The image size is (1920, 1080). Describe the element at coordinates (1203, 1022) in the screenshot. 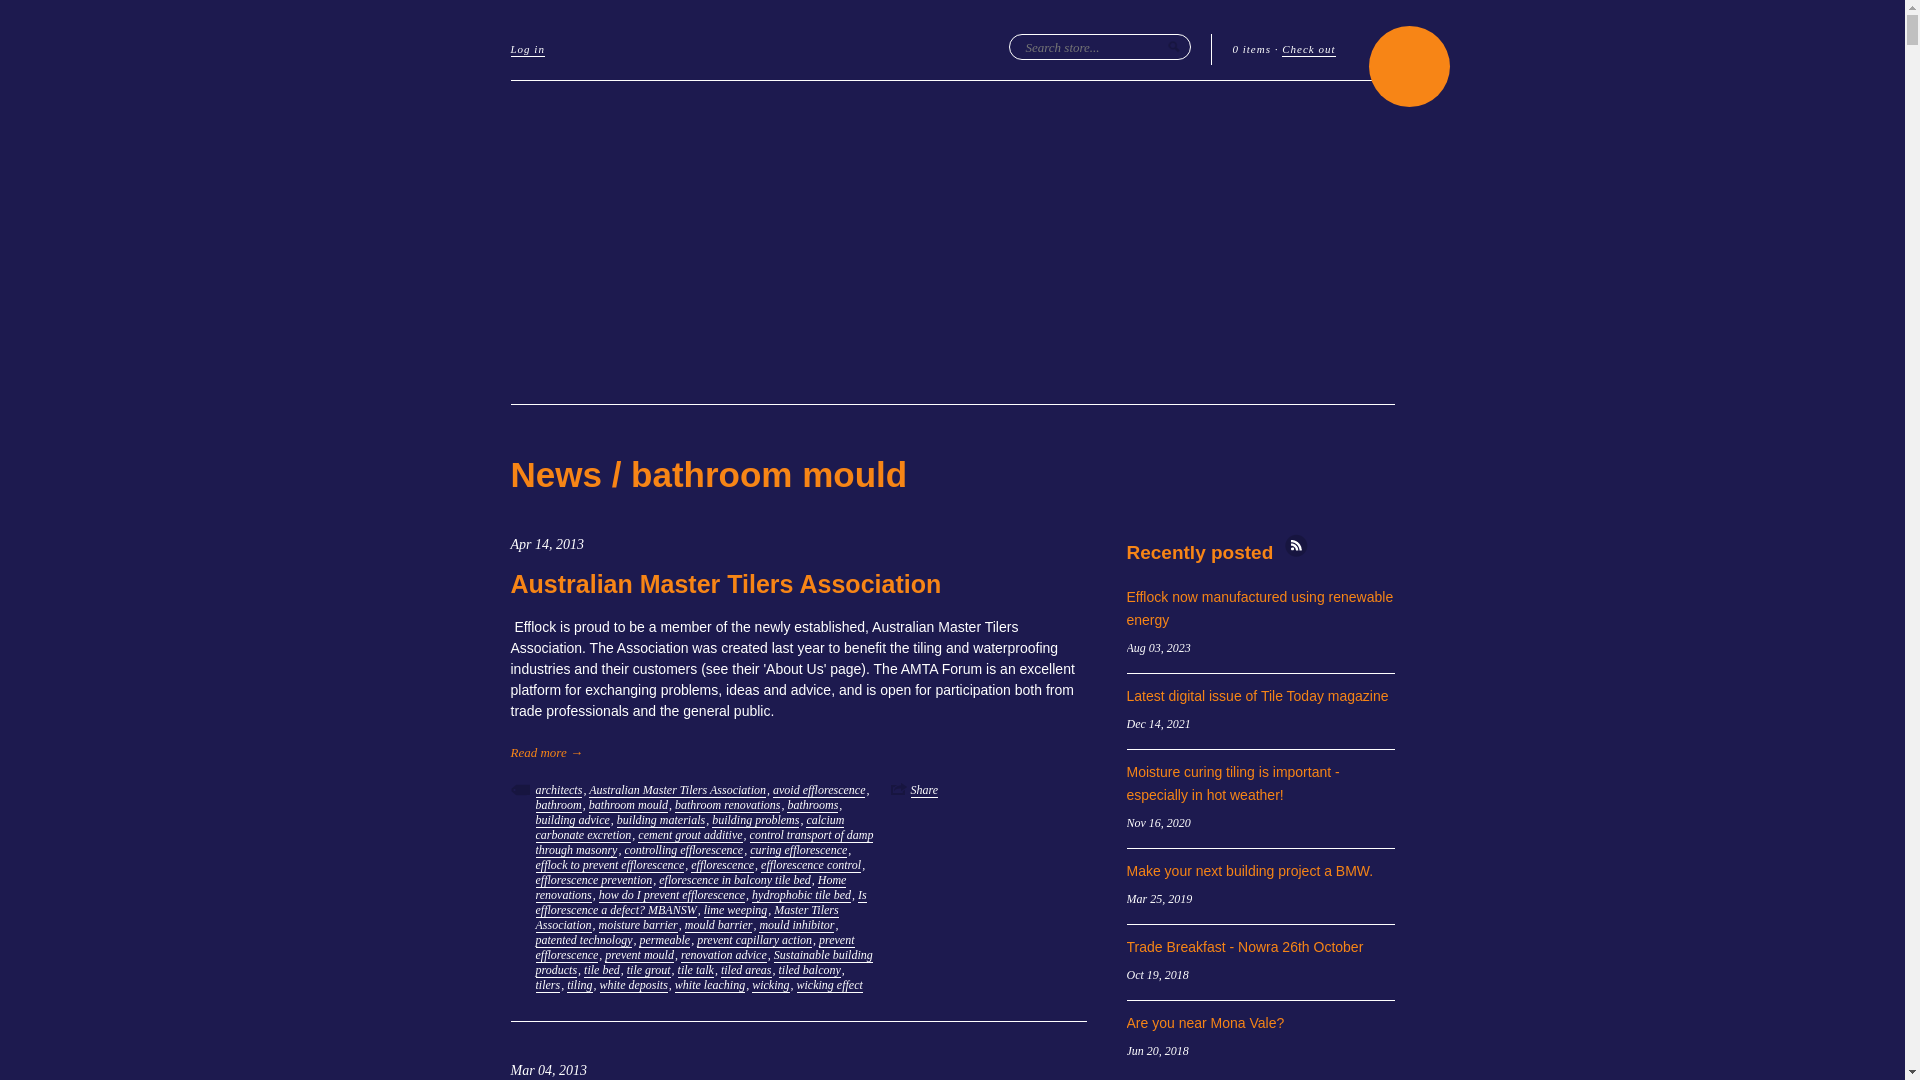

I see `'Are you near Mona Vale?'` at that location.